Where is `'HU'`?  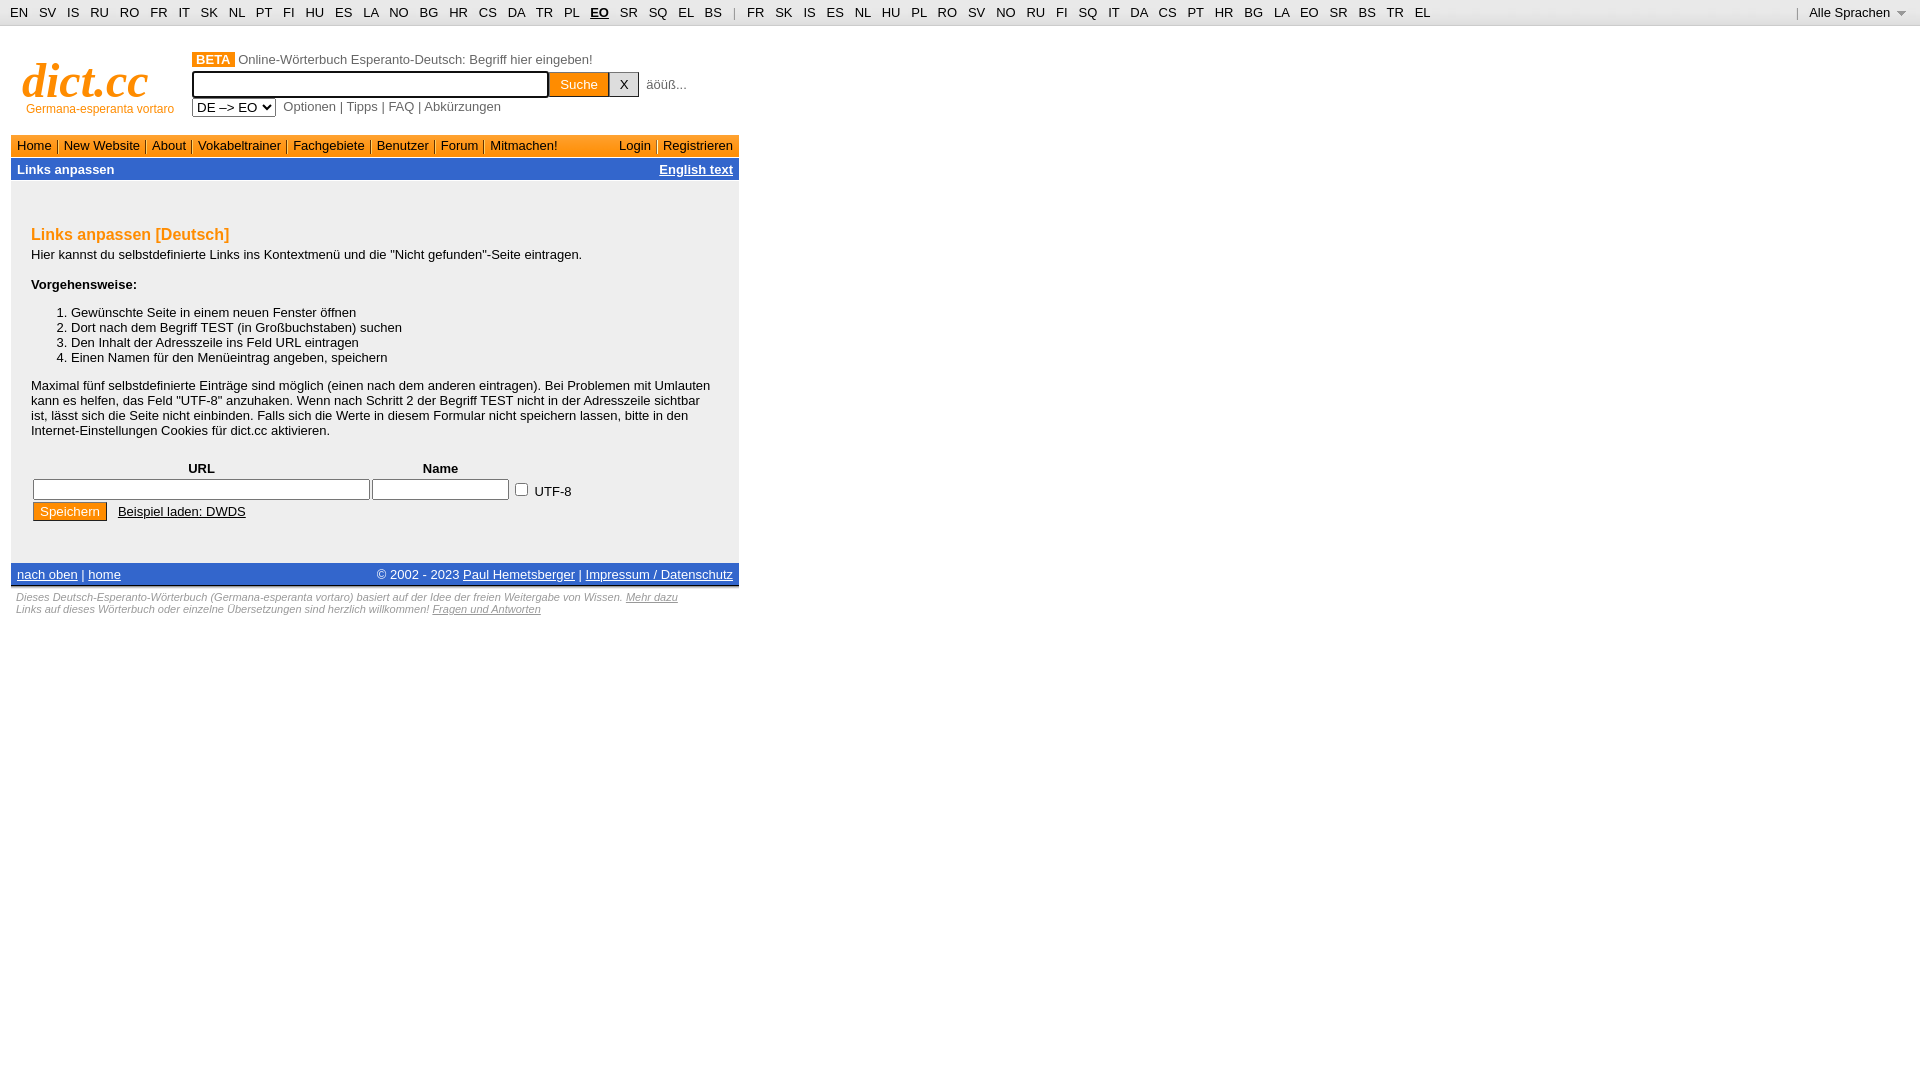 'HU' is located at coordinates (890, 12).